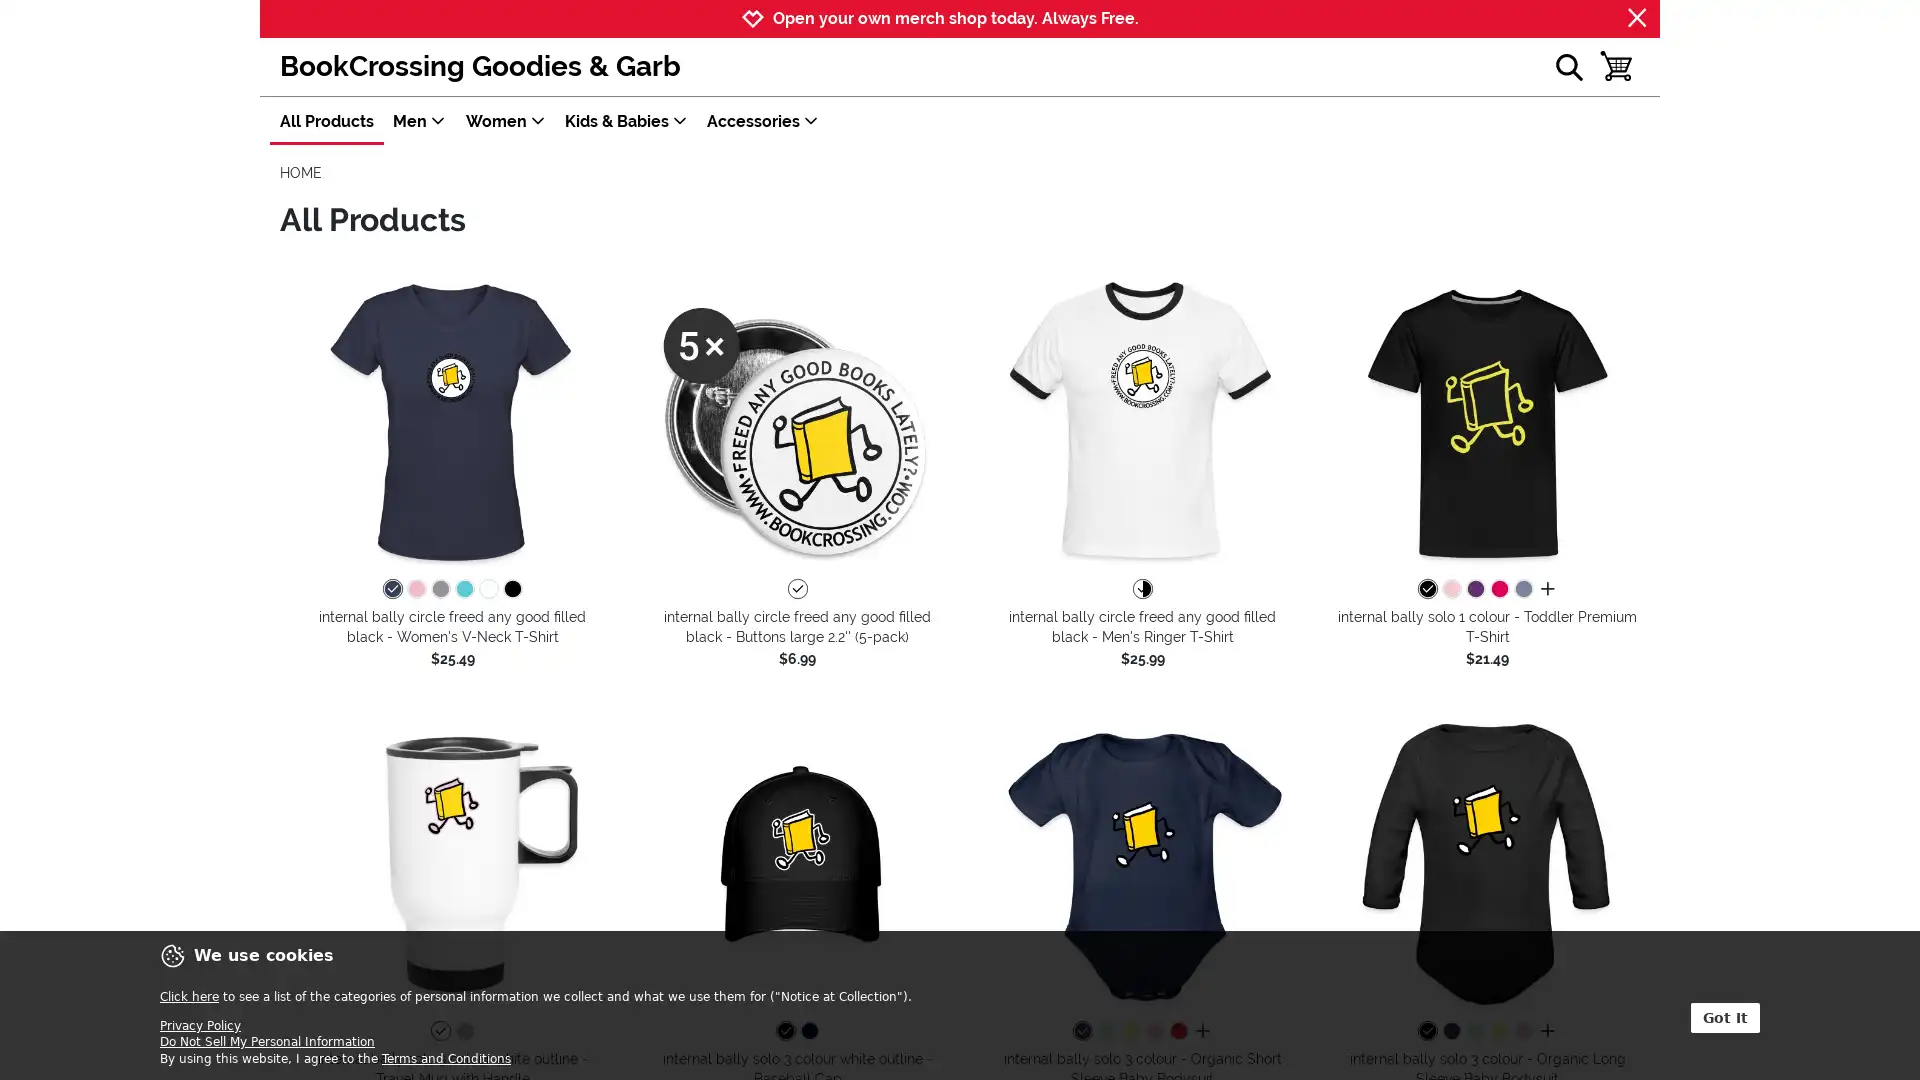 The width and height of the screenshot is (1920, 1080). Describe the element at coordinates (439, 589) in the screenshot. I see `gray` at that location.